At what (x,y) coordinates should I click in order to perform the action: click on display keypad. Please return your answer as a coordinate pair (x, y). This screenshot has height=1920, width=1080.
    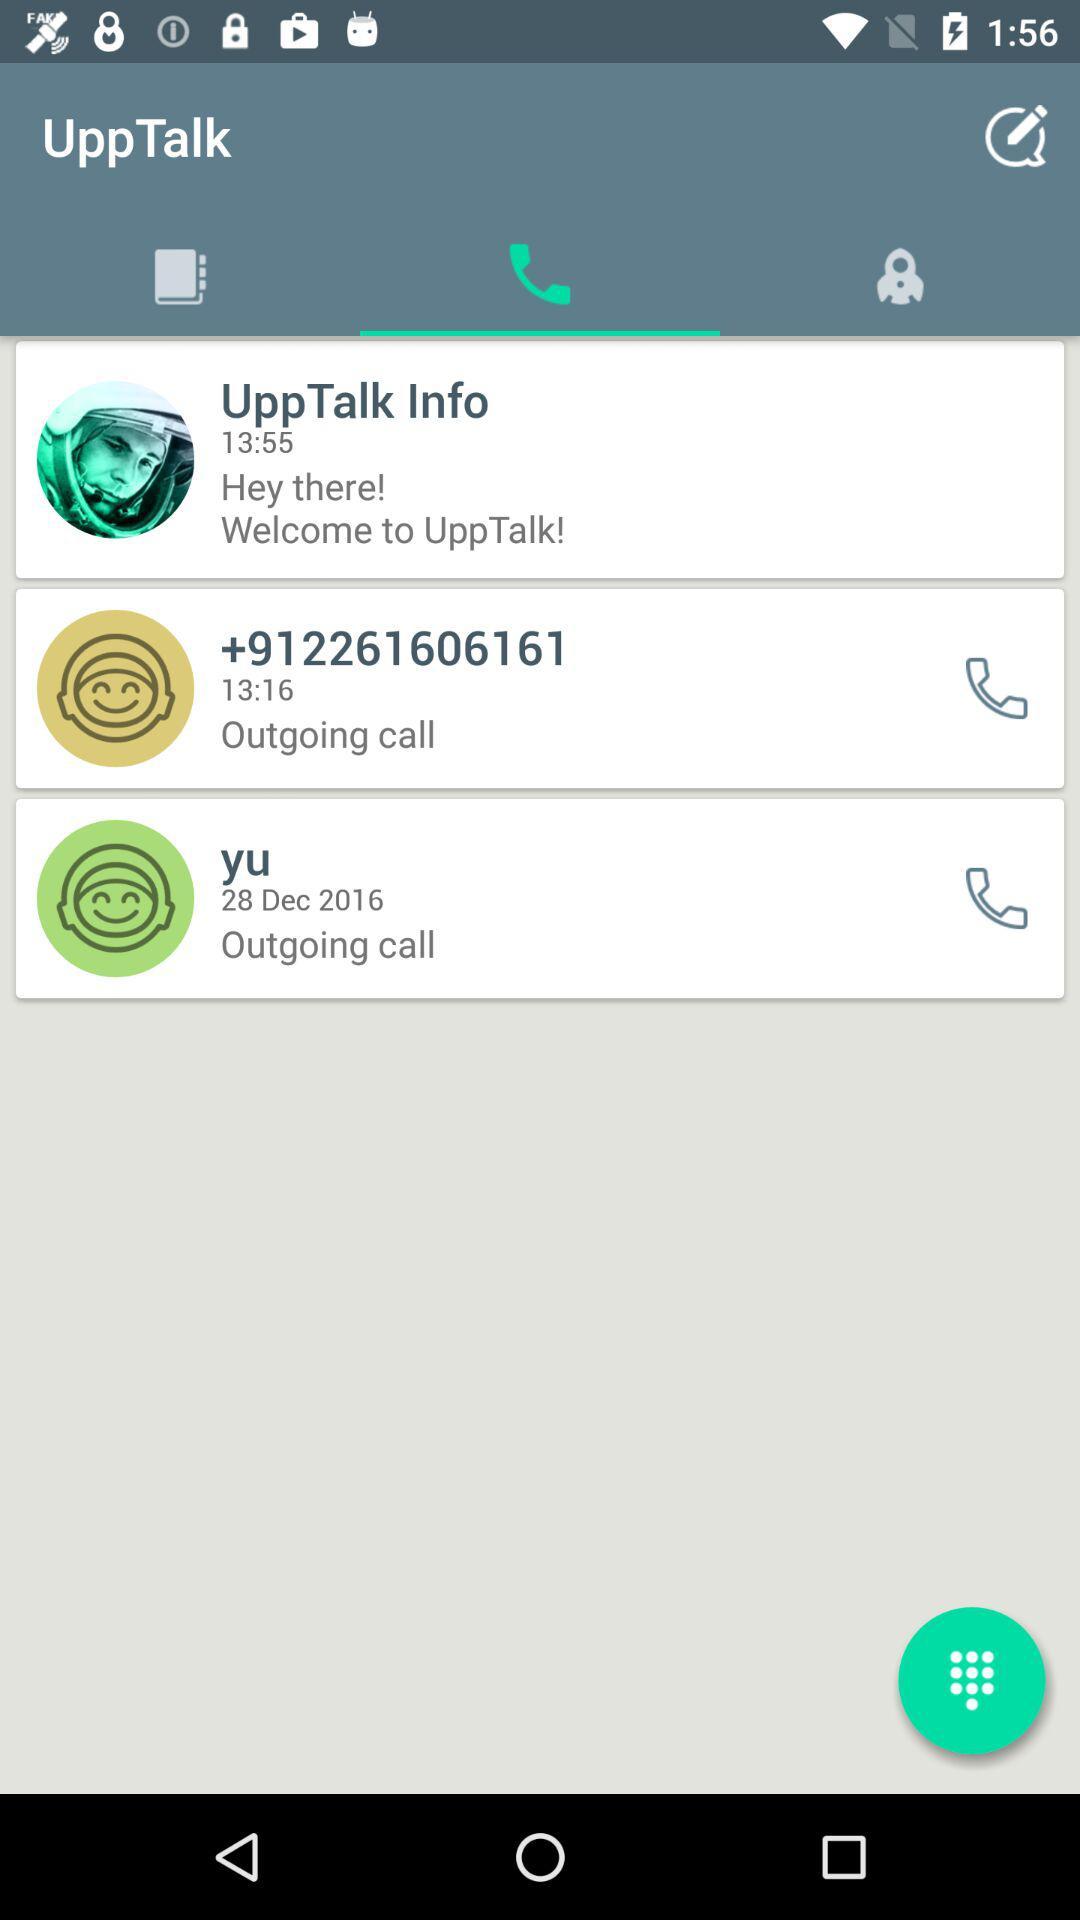
    Looking at the image, I should click on (971, 1680).